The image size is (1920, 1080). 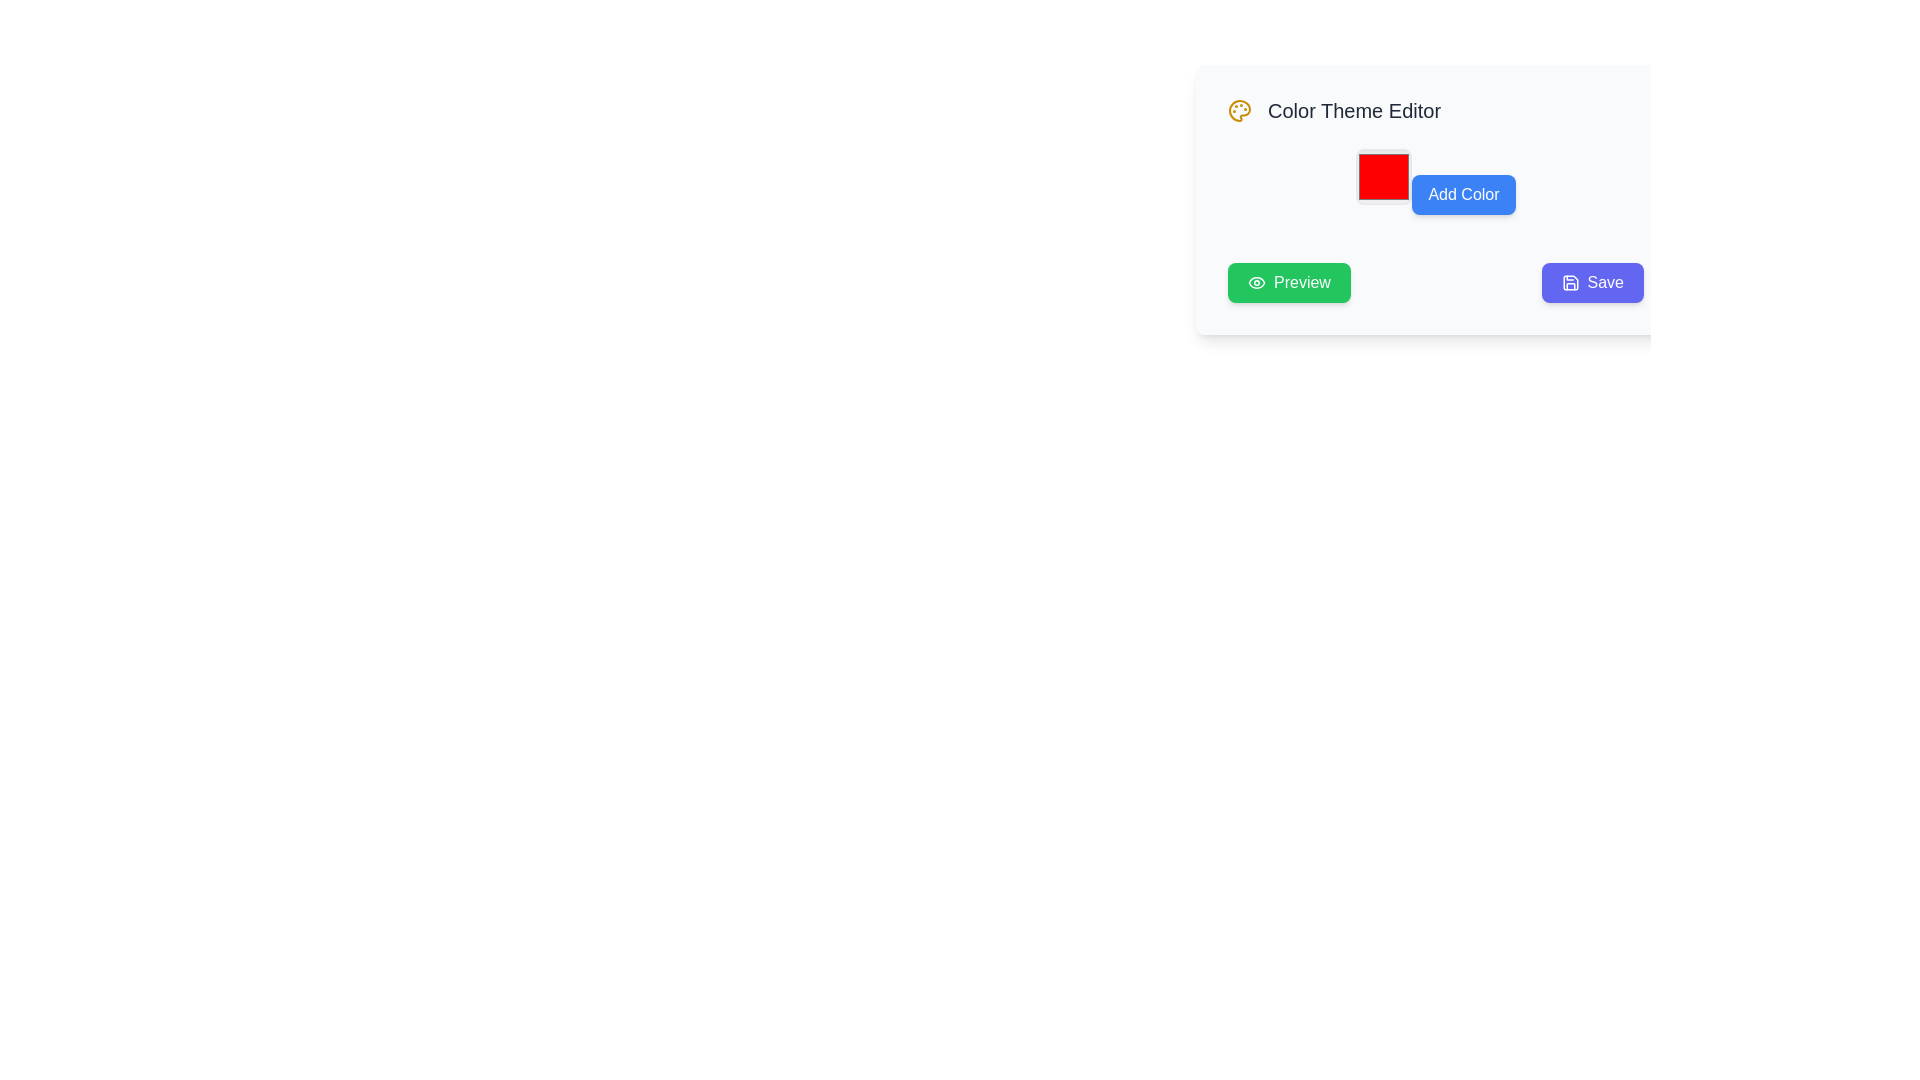 What do you see at coordinates (1464, 195) in the screenshot?
I see `the button that allows users to add or define a color in the theme editor, located beneath and slightly to the right of the color square element in the 'Color Theme Editor'` at bounding box center [1464, 195].